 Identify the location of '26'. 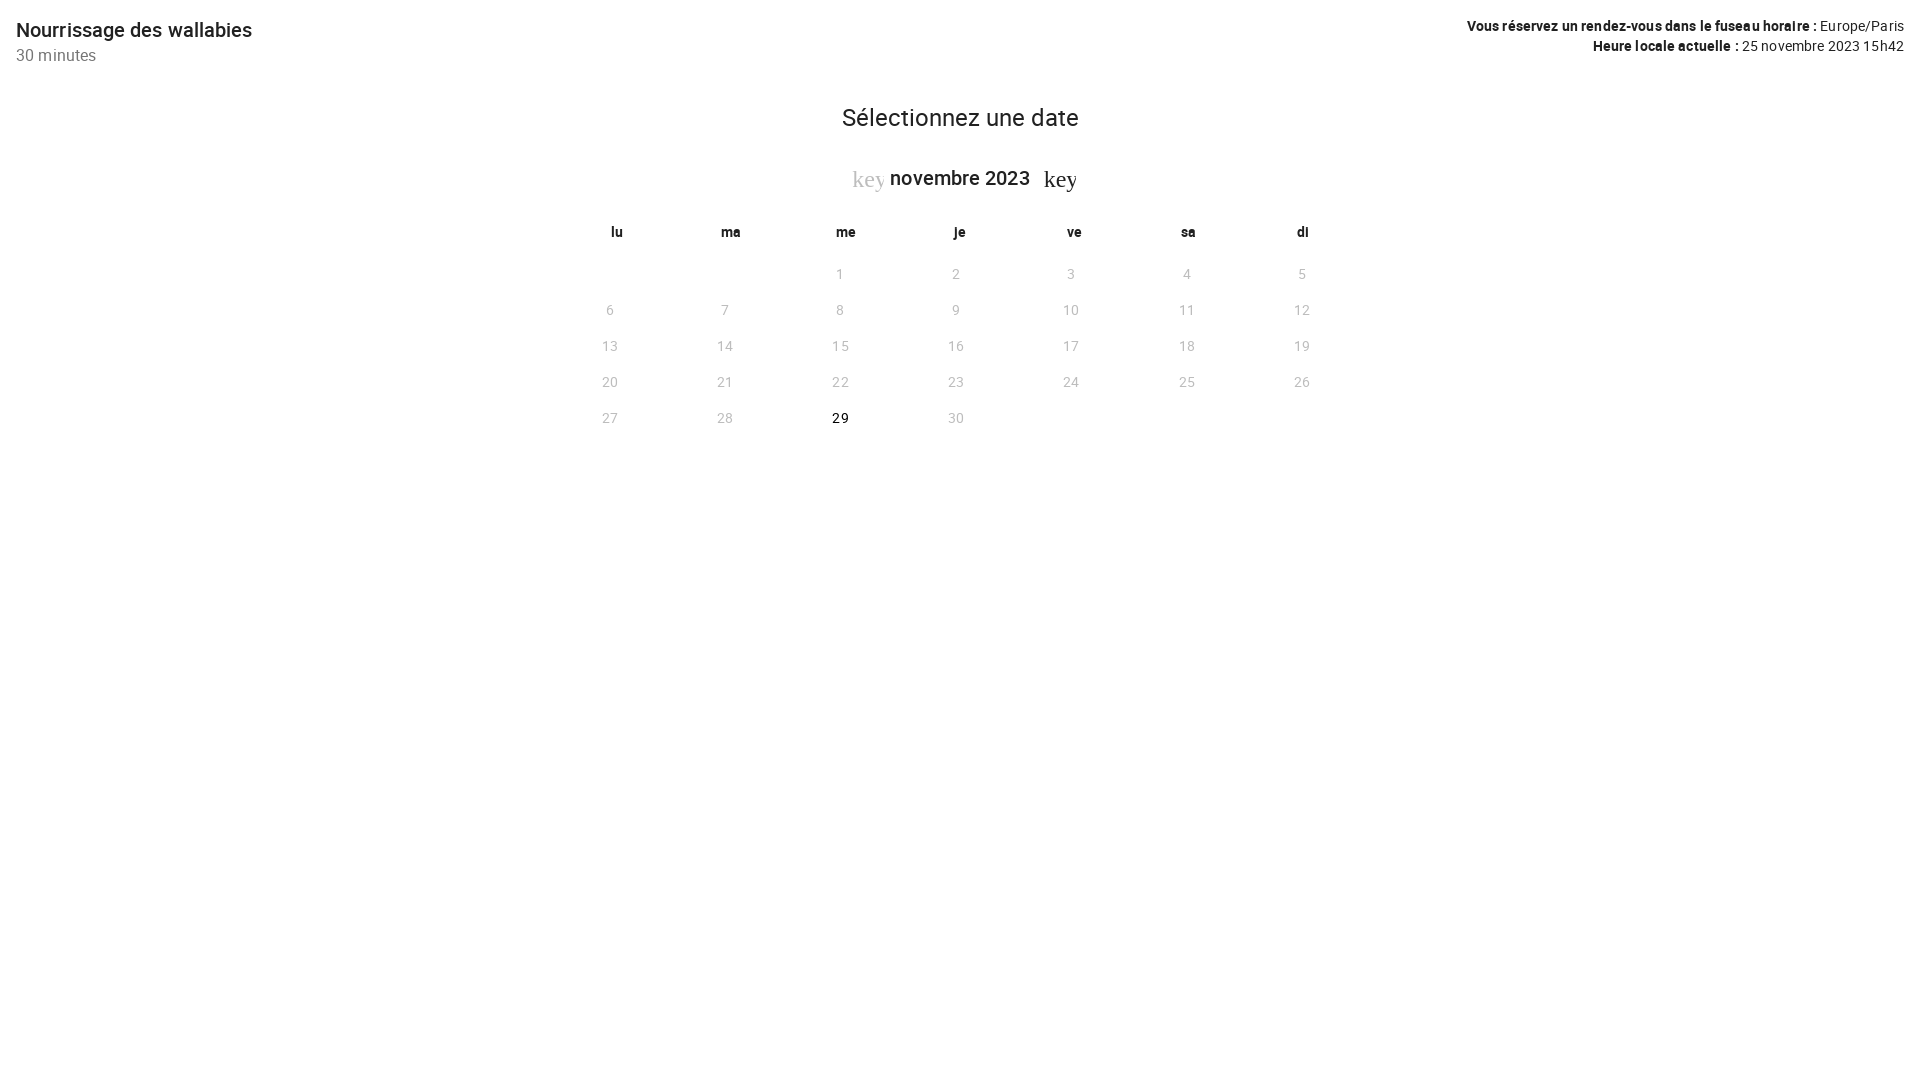
(1302, 381).